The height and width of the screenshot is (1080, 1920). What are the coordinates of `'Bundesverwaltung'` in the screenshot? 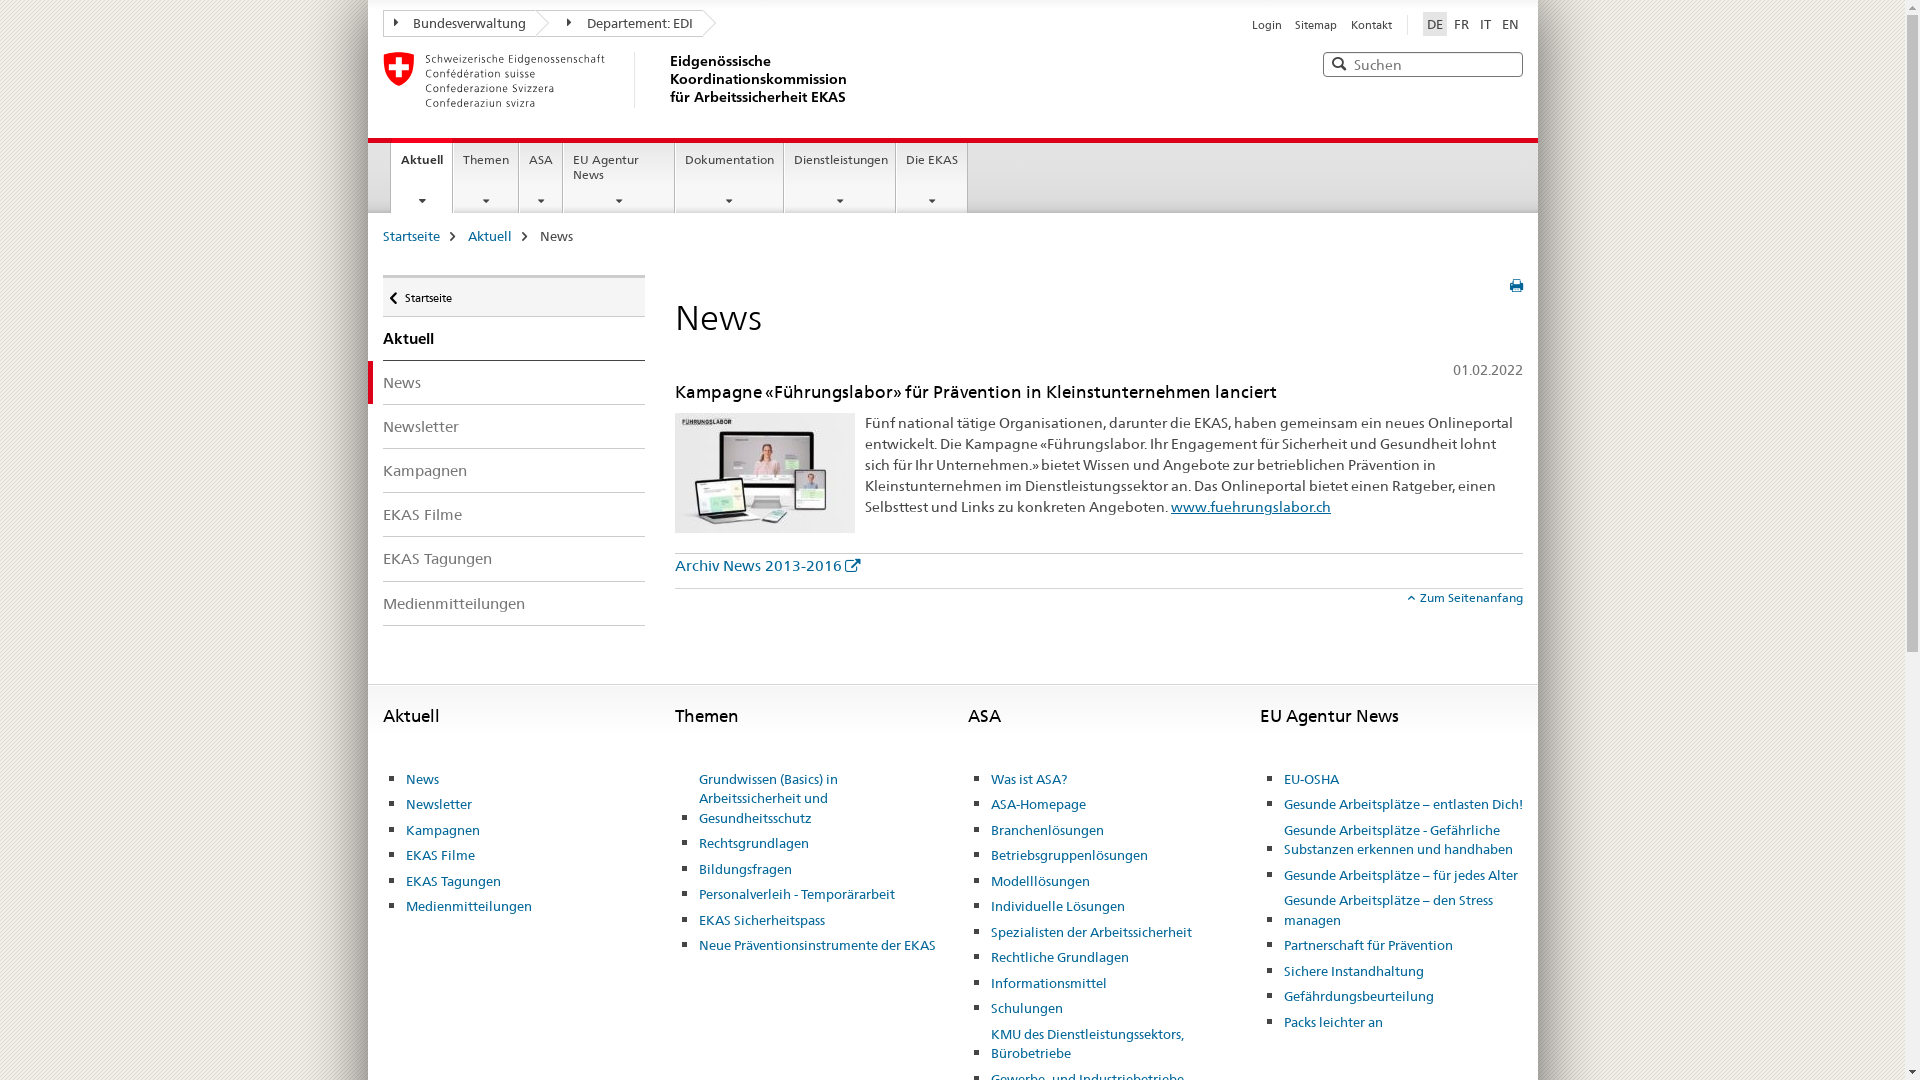 It's located at (458, 23).